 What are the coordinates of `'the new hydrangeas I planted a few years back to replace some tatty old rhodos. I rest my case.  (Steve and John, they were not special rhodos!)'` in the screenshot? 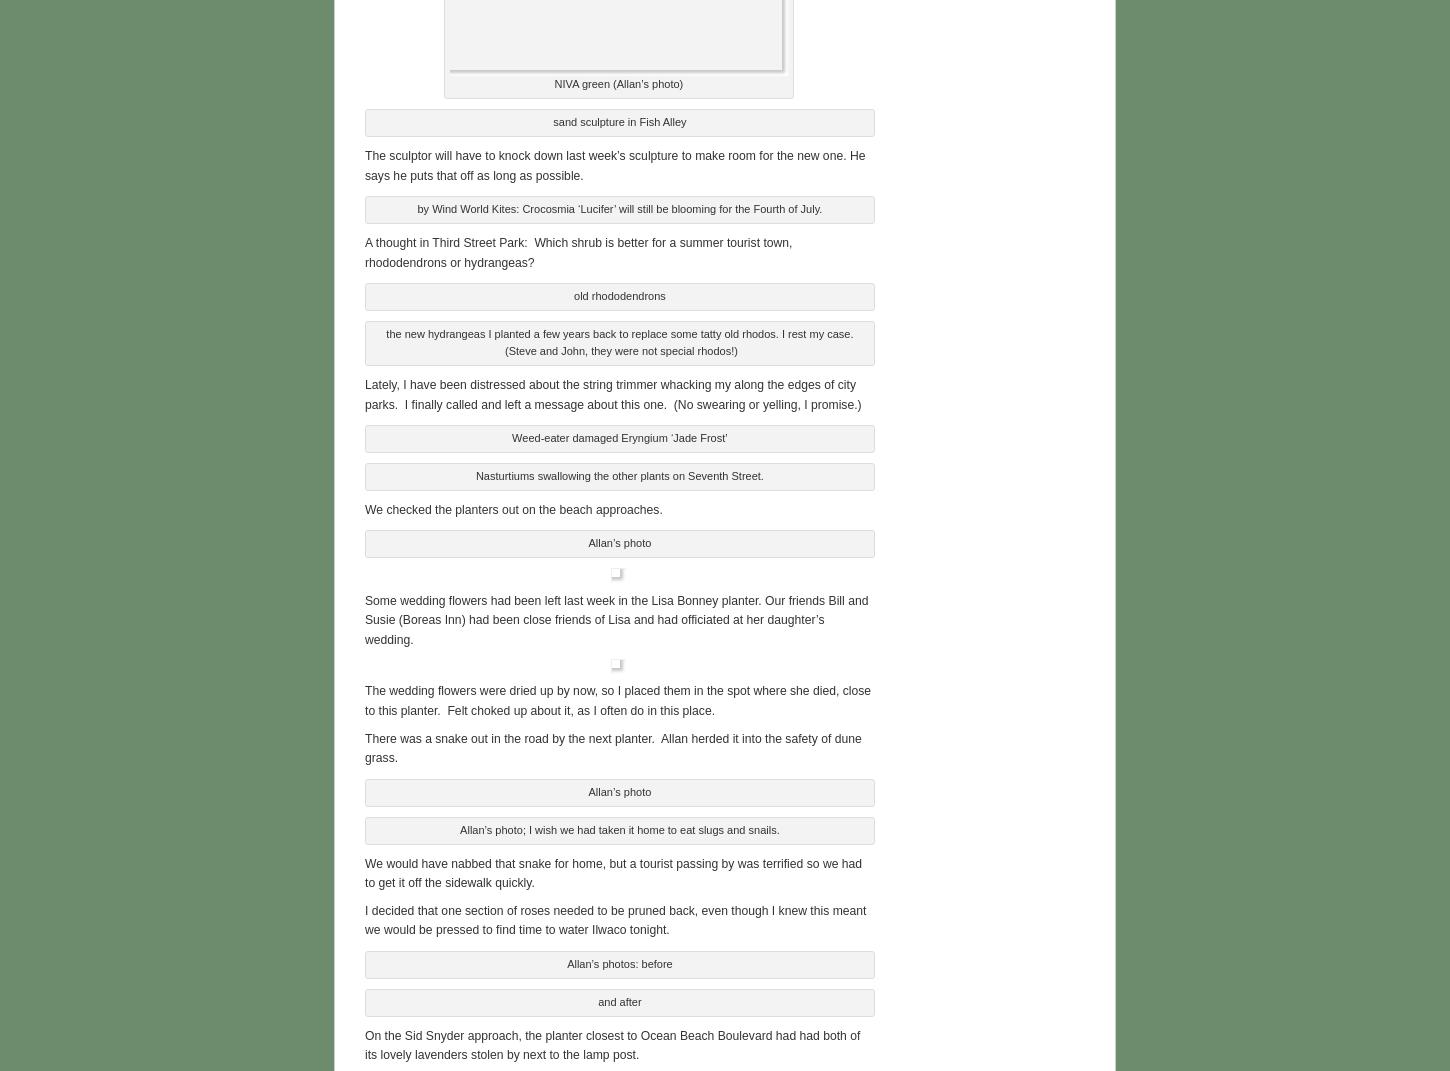 It's located at (618, 339).